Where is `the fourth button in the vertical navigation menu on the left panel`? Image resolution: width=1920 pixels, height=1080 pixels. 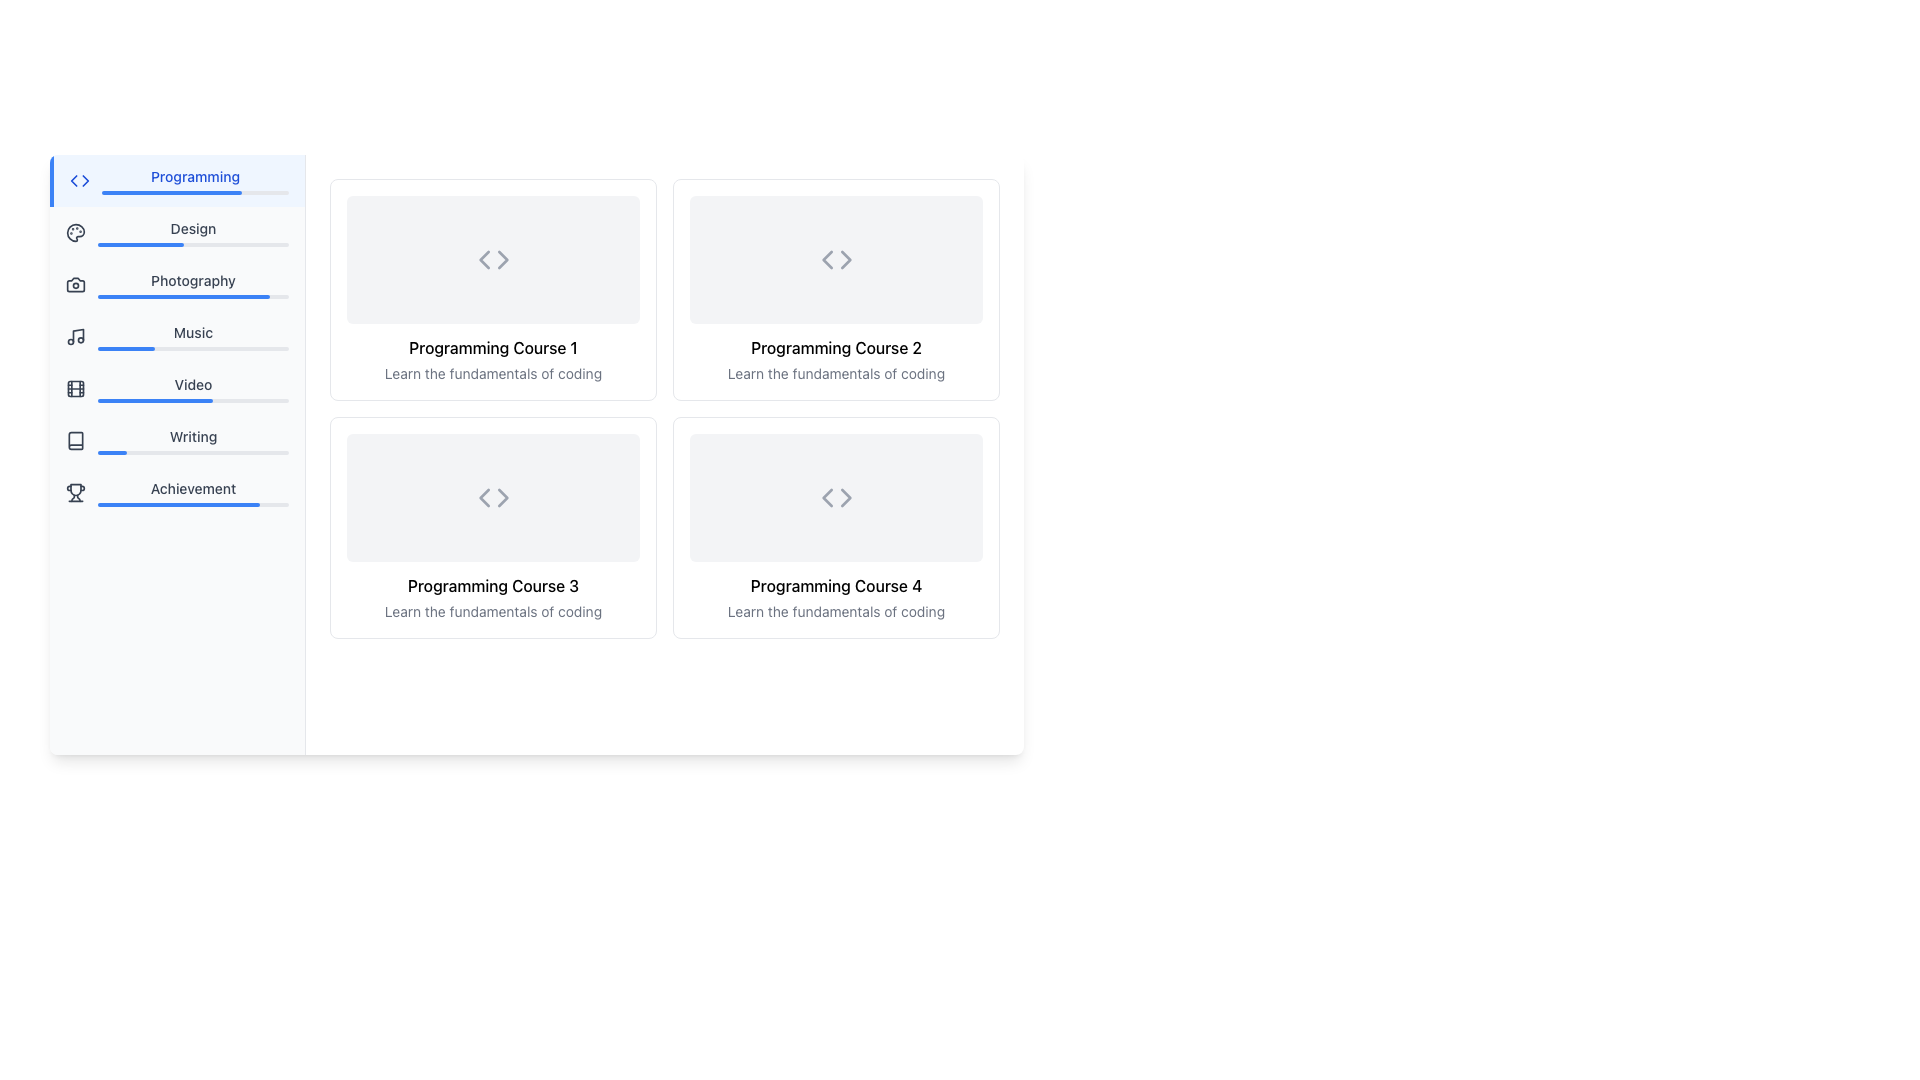 the fourth button in the vertical navigation menu on the left panel is located at coordinates (177, 335).